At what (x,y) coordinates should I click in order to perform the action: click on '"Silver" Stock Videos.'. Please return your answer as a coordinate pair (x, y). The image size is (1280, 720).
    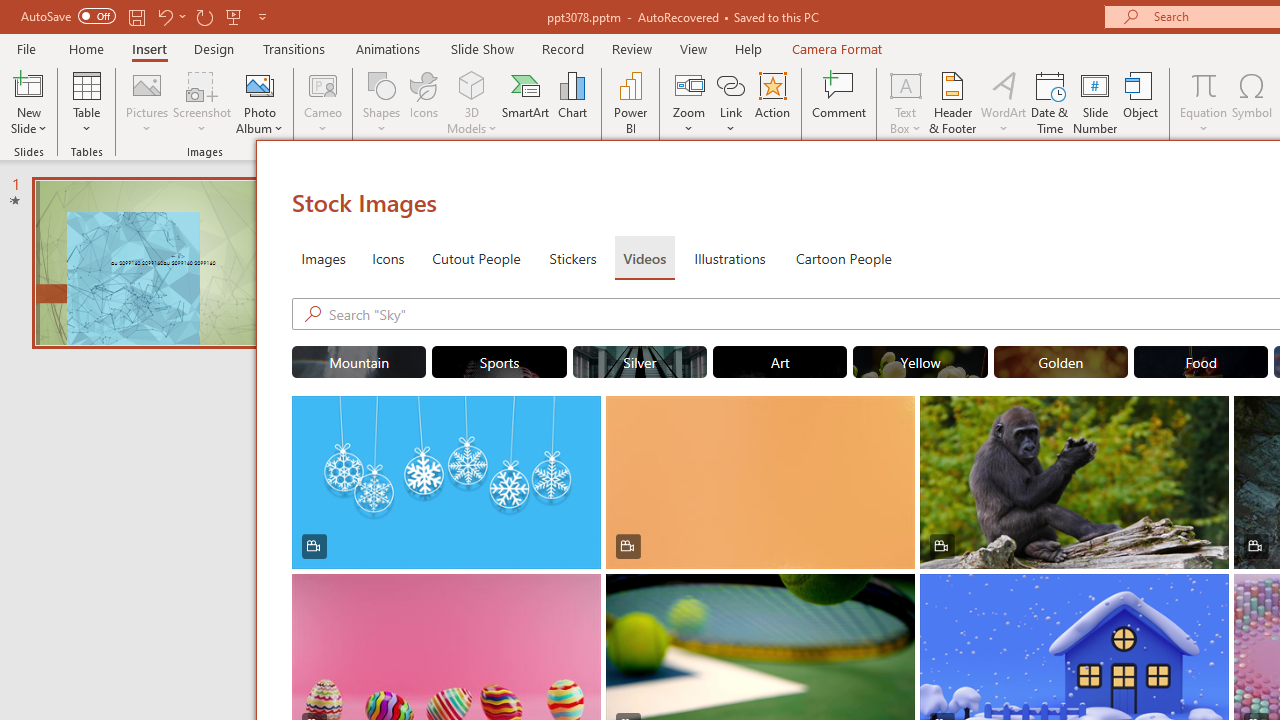
    Looking at the image, I should click on (640, 362).